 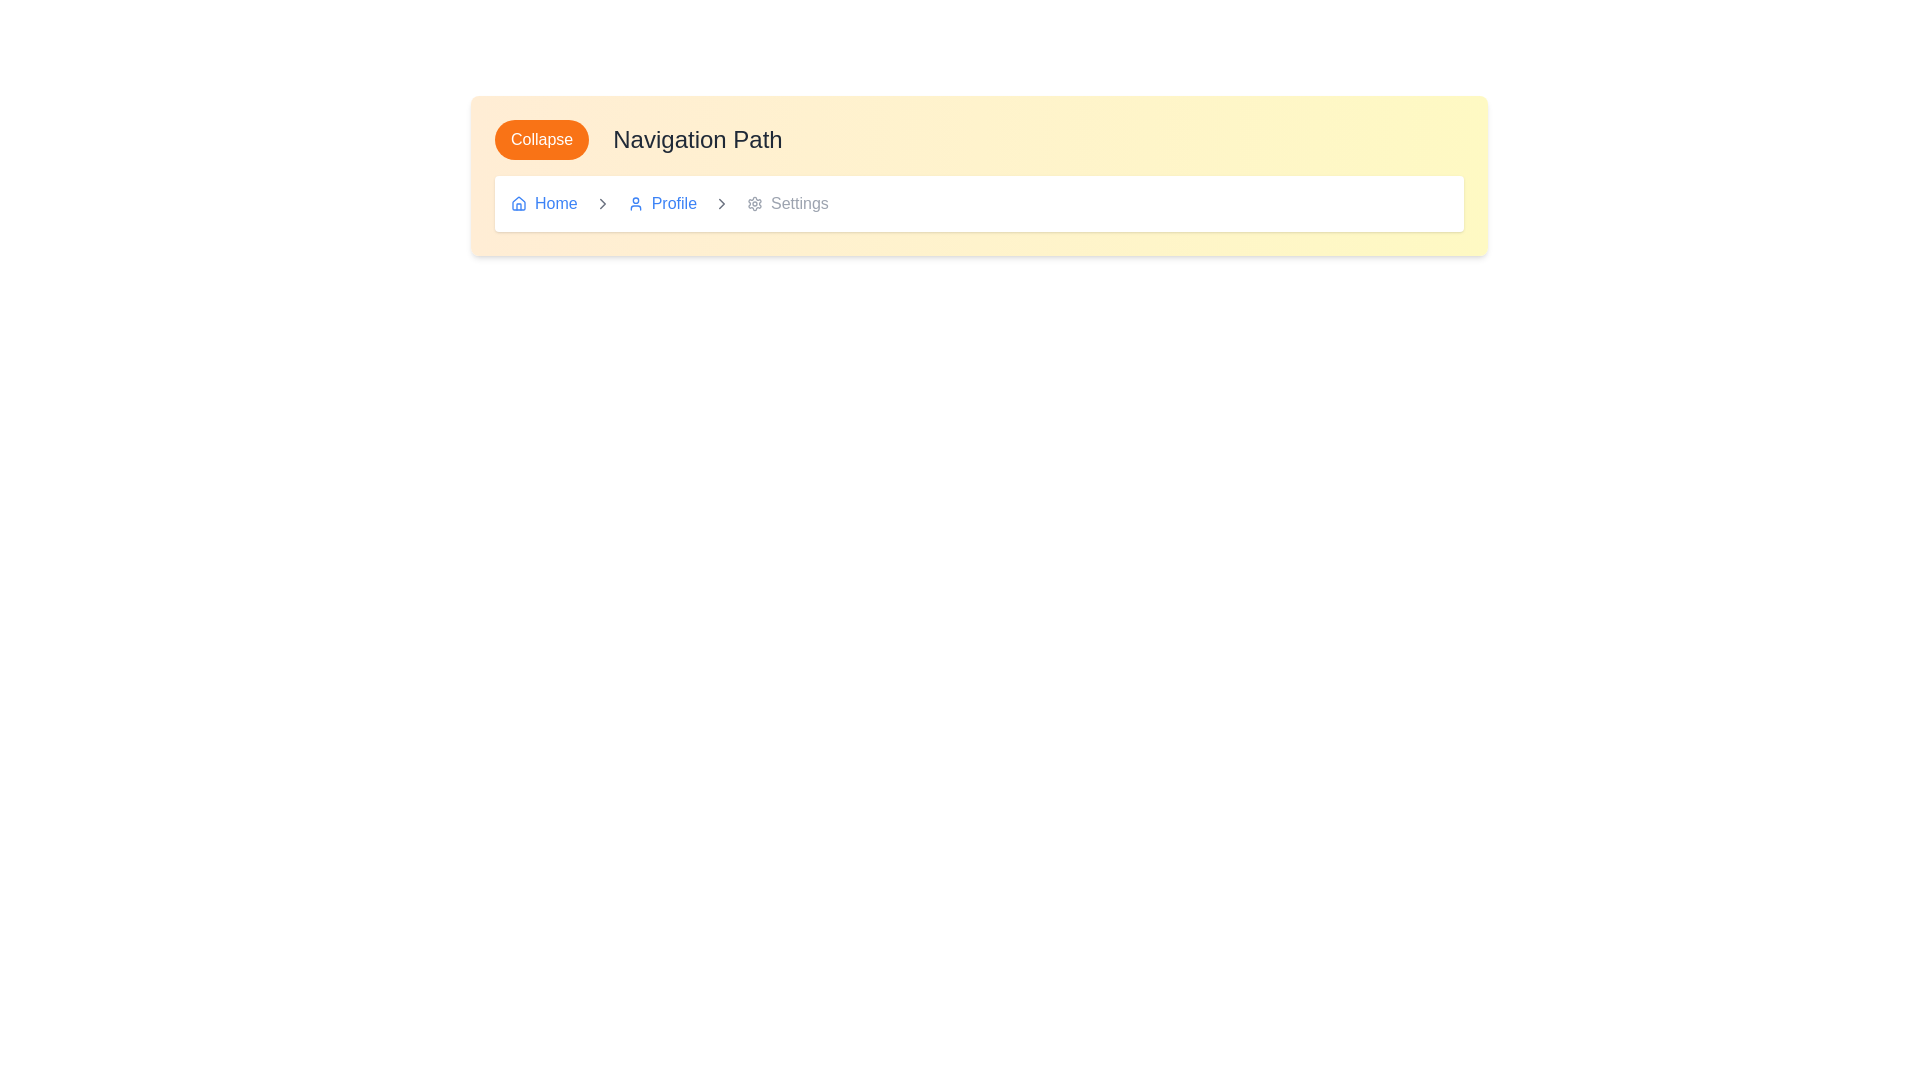 What do you see at coordinates (754, 204) in the screenshot?
I see `the 'Settings' icon located on the right-hand side of the breadcrumb navigation bar` at bounding box center [754, 204].